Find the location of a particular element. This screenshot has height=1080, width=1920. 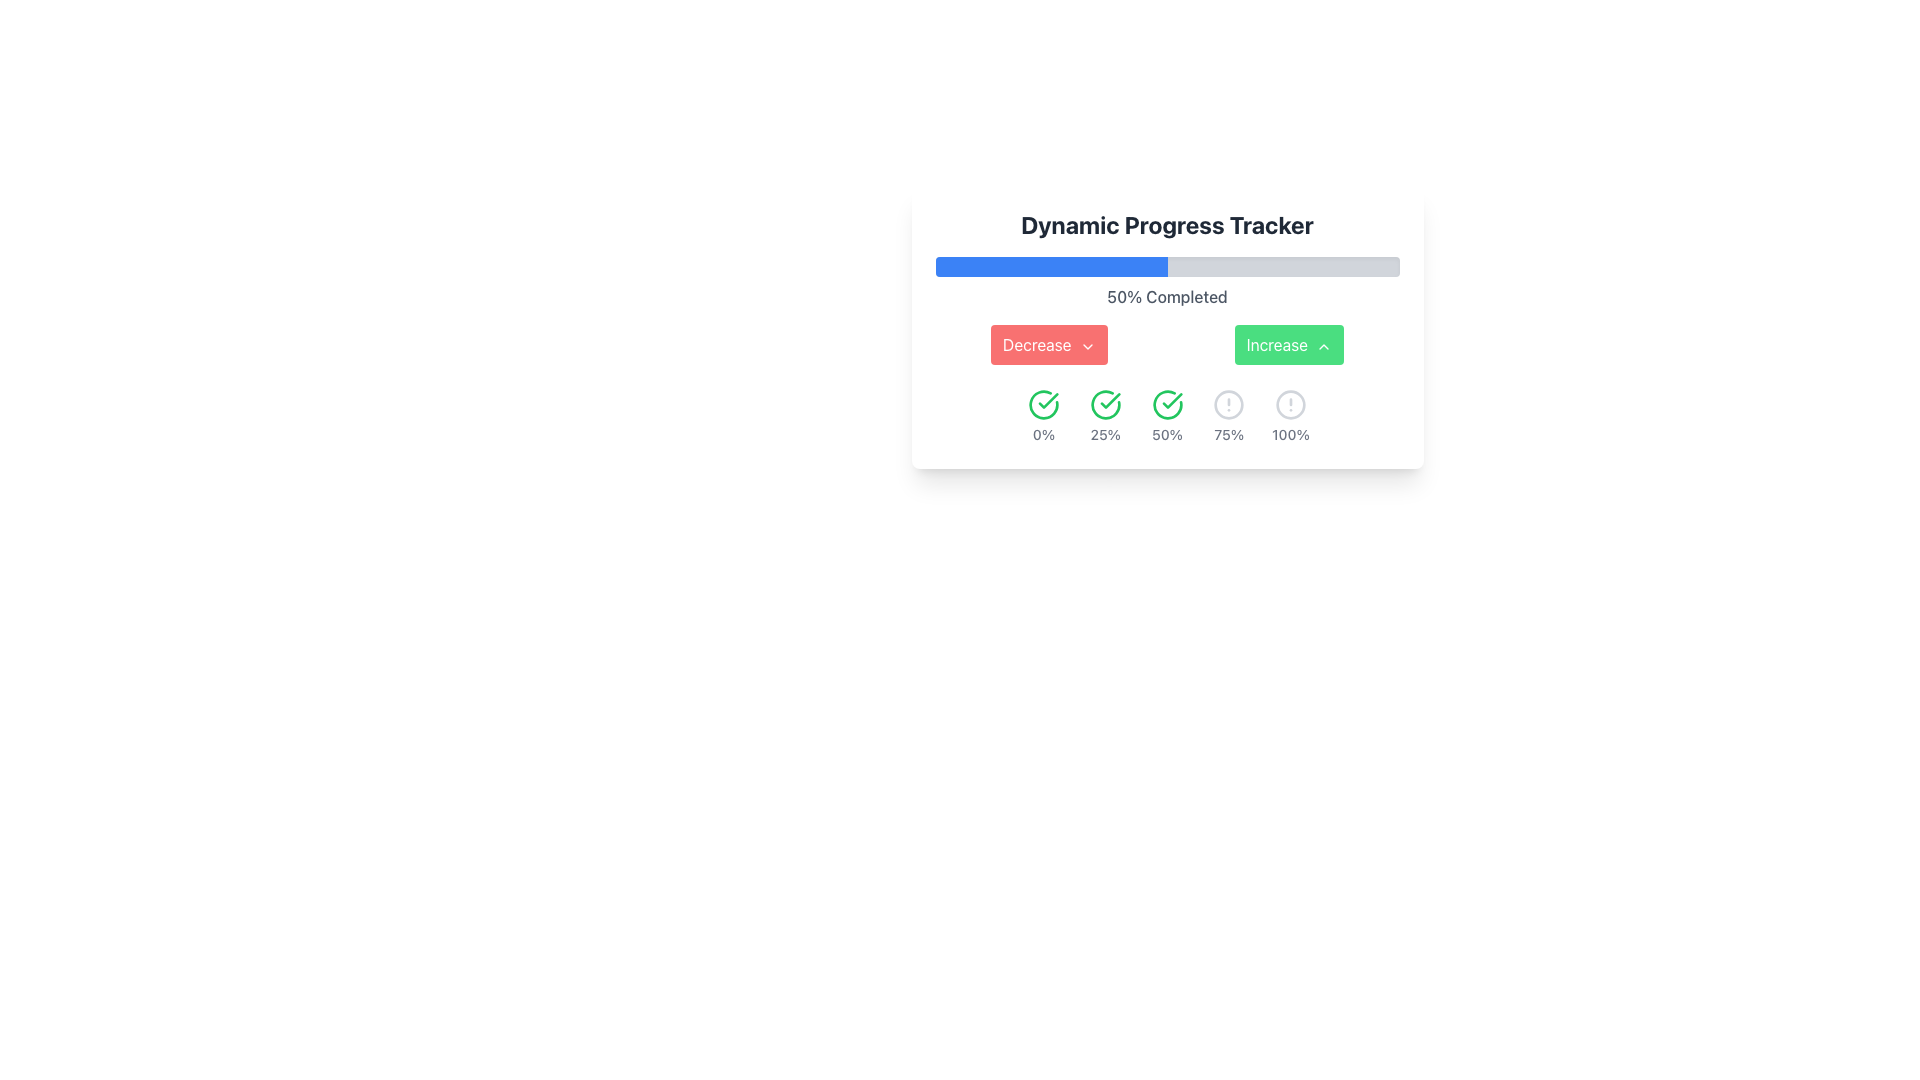

the fifth circular visual indicator in the row of symbols underneath the progress tracker is located at coordinates (1228, 405).